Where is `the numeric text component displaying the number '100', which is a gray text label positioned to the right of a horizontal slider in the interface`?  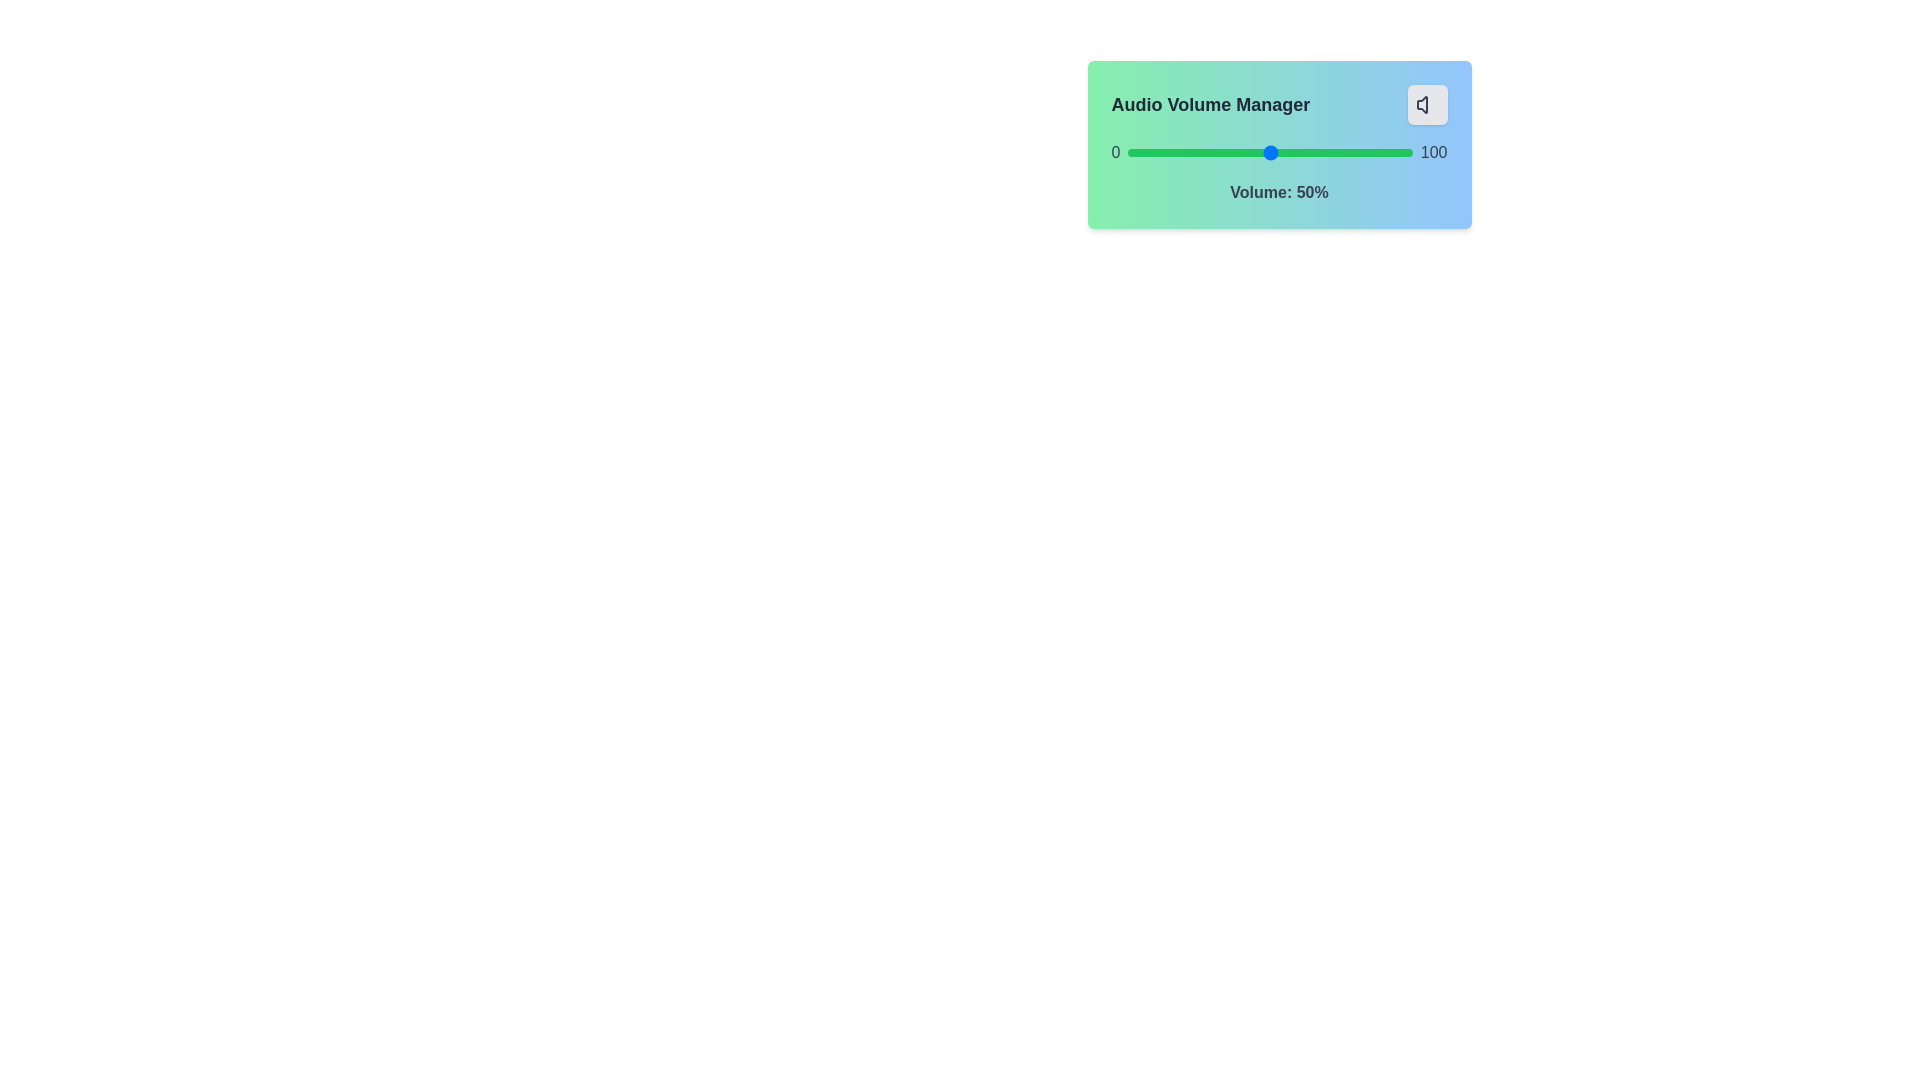 the numeric text component displaying the number '100', which is a gray text label positioned to the right of a horizontal slider in the interface is located at coordinates (1433, 152).